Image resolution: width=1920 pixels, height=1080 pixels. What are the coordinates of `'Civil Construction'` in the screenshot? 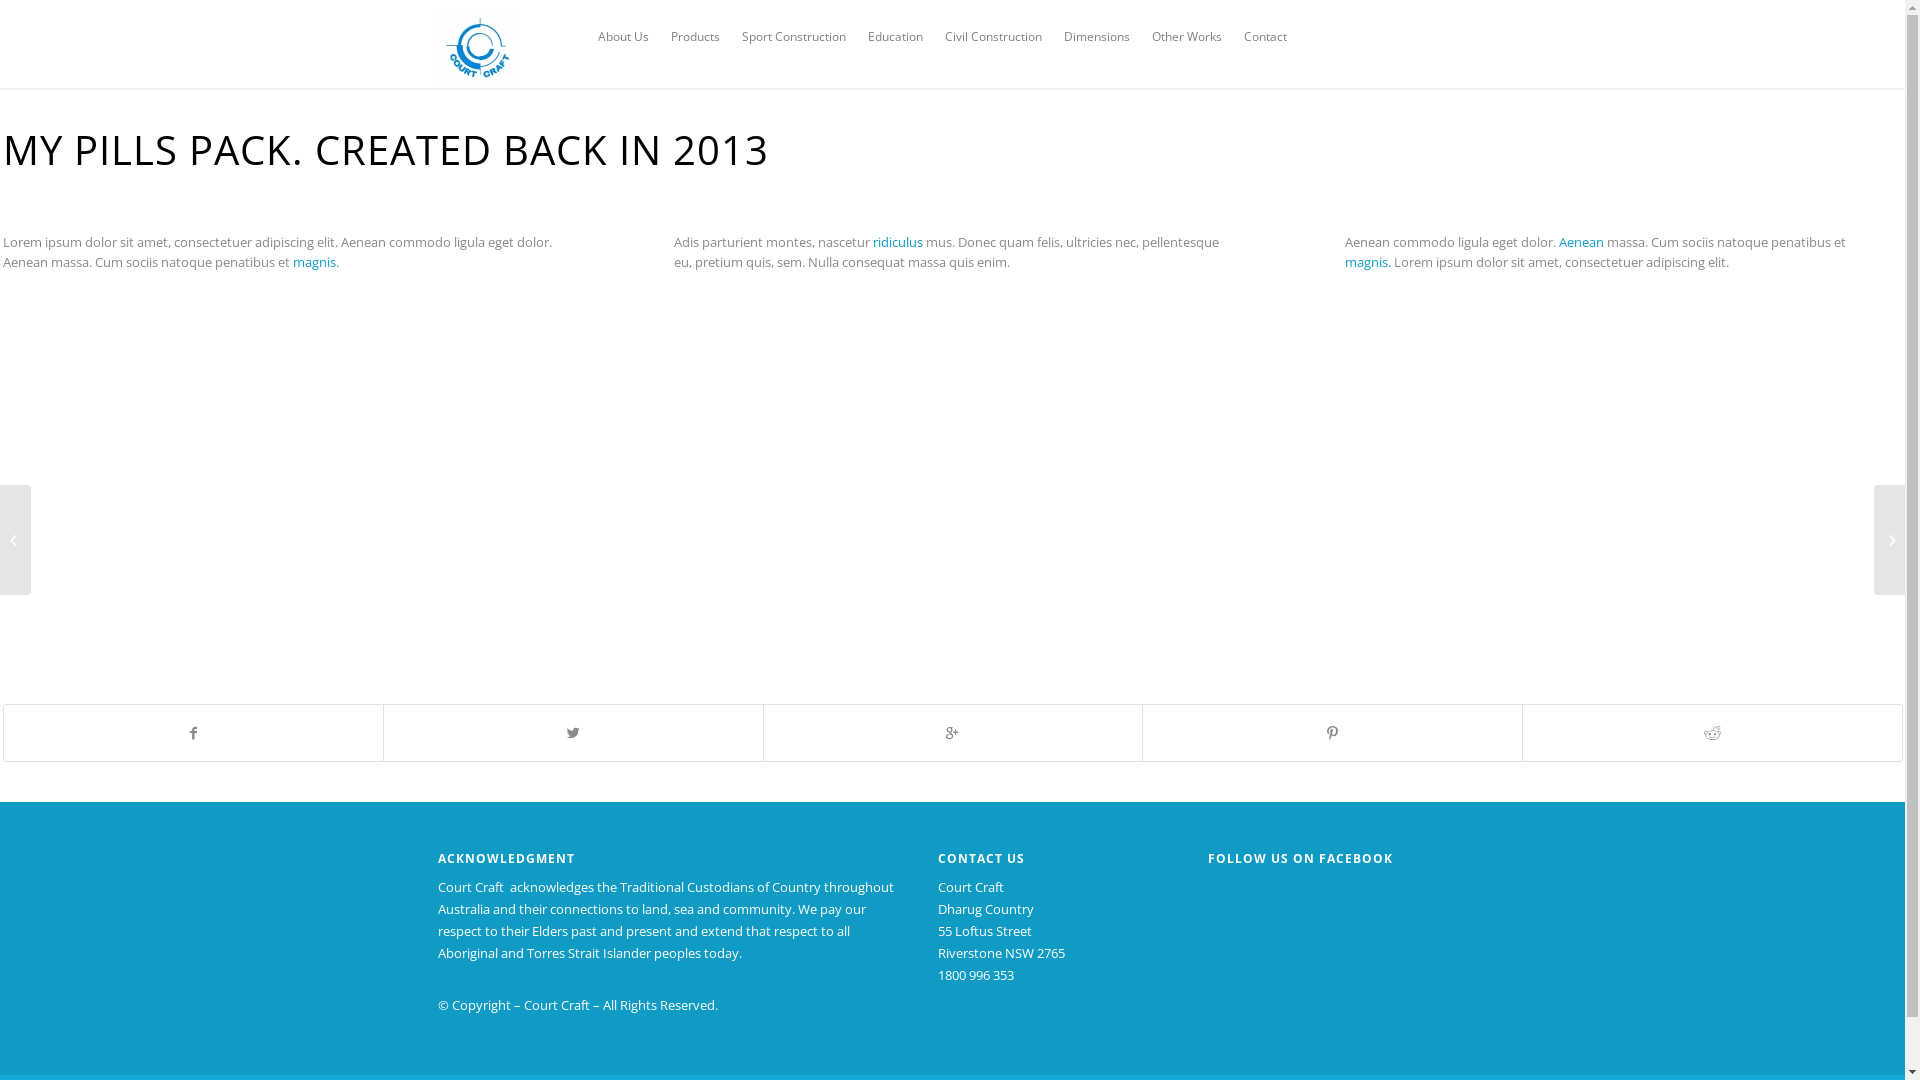 It's located at (993, 37).